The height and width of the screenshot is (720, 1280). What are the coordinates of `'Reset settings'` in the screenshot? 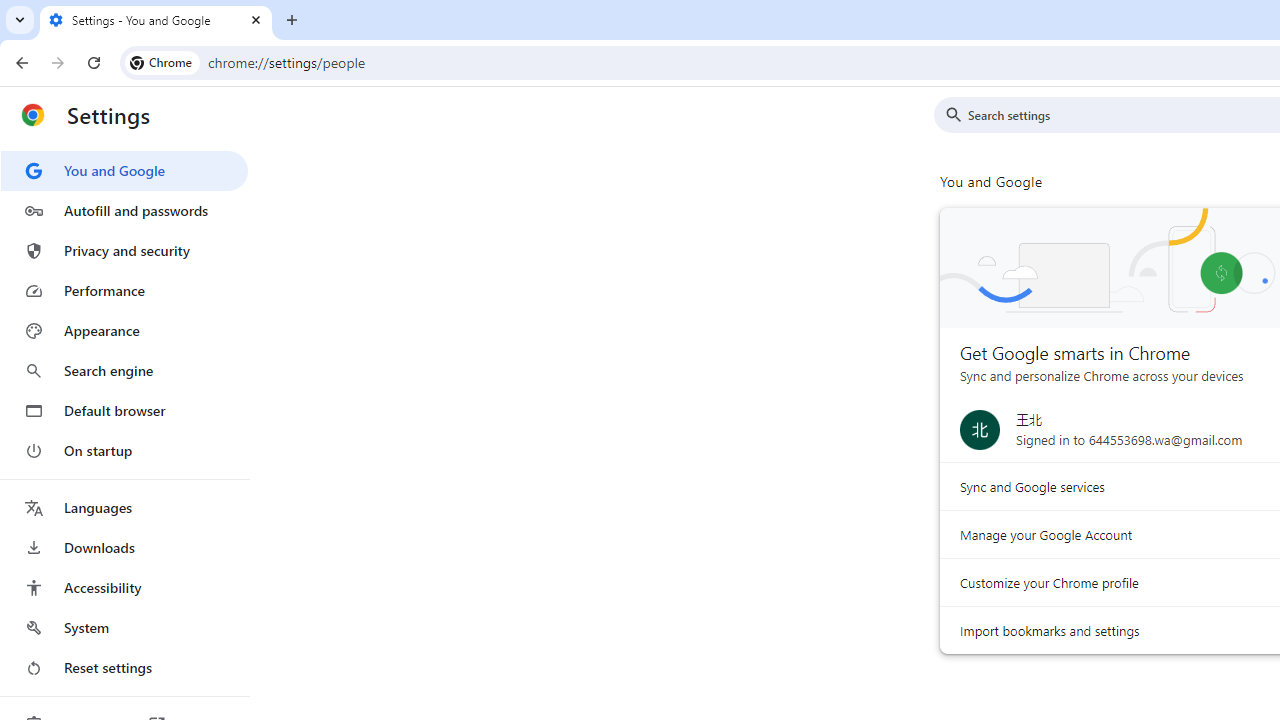 It's located at (123, 668).